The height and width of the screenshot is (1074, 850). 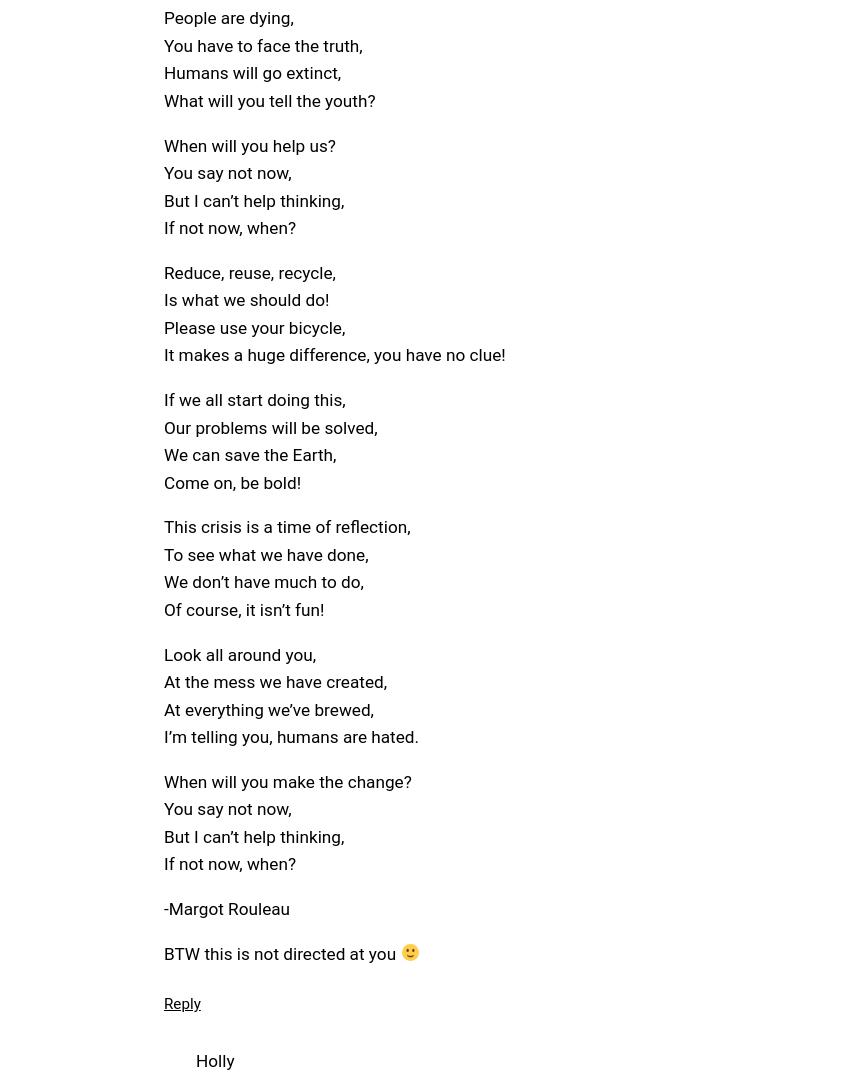 What do you see at coordinates (285, 527) in the screenshot?
I see `'This crisis is a time of reflection,'` at bounding box center [285, 527].